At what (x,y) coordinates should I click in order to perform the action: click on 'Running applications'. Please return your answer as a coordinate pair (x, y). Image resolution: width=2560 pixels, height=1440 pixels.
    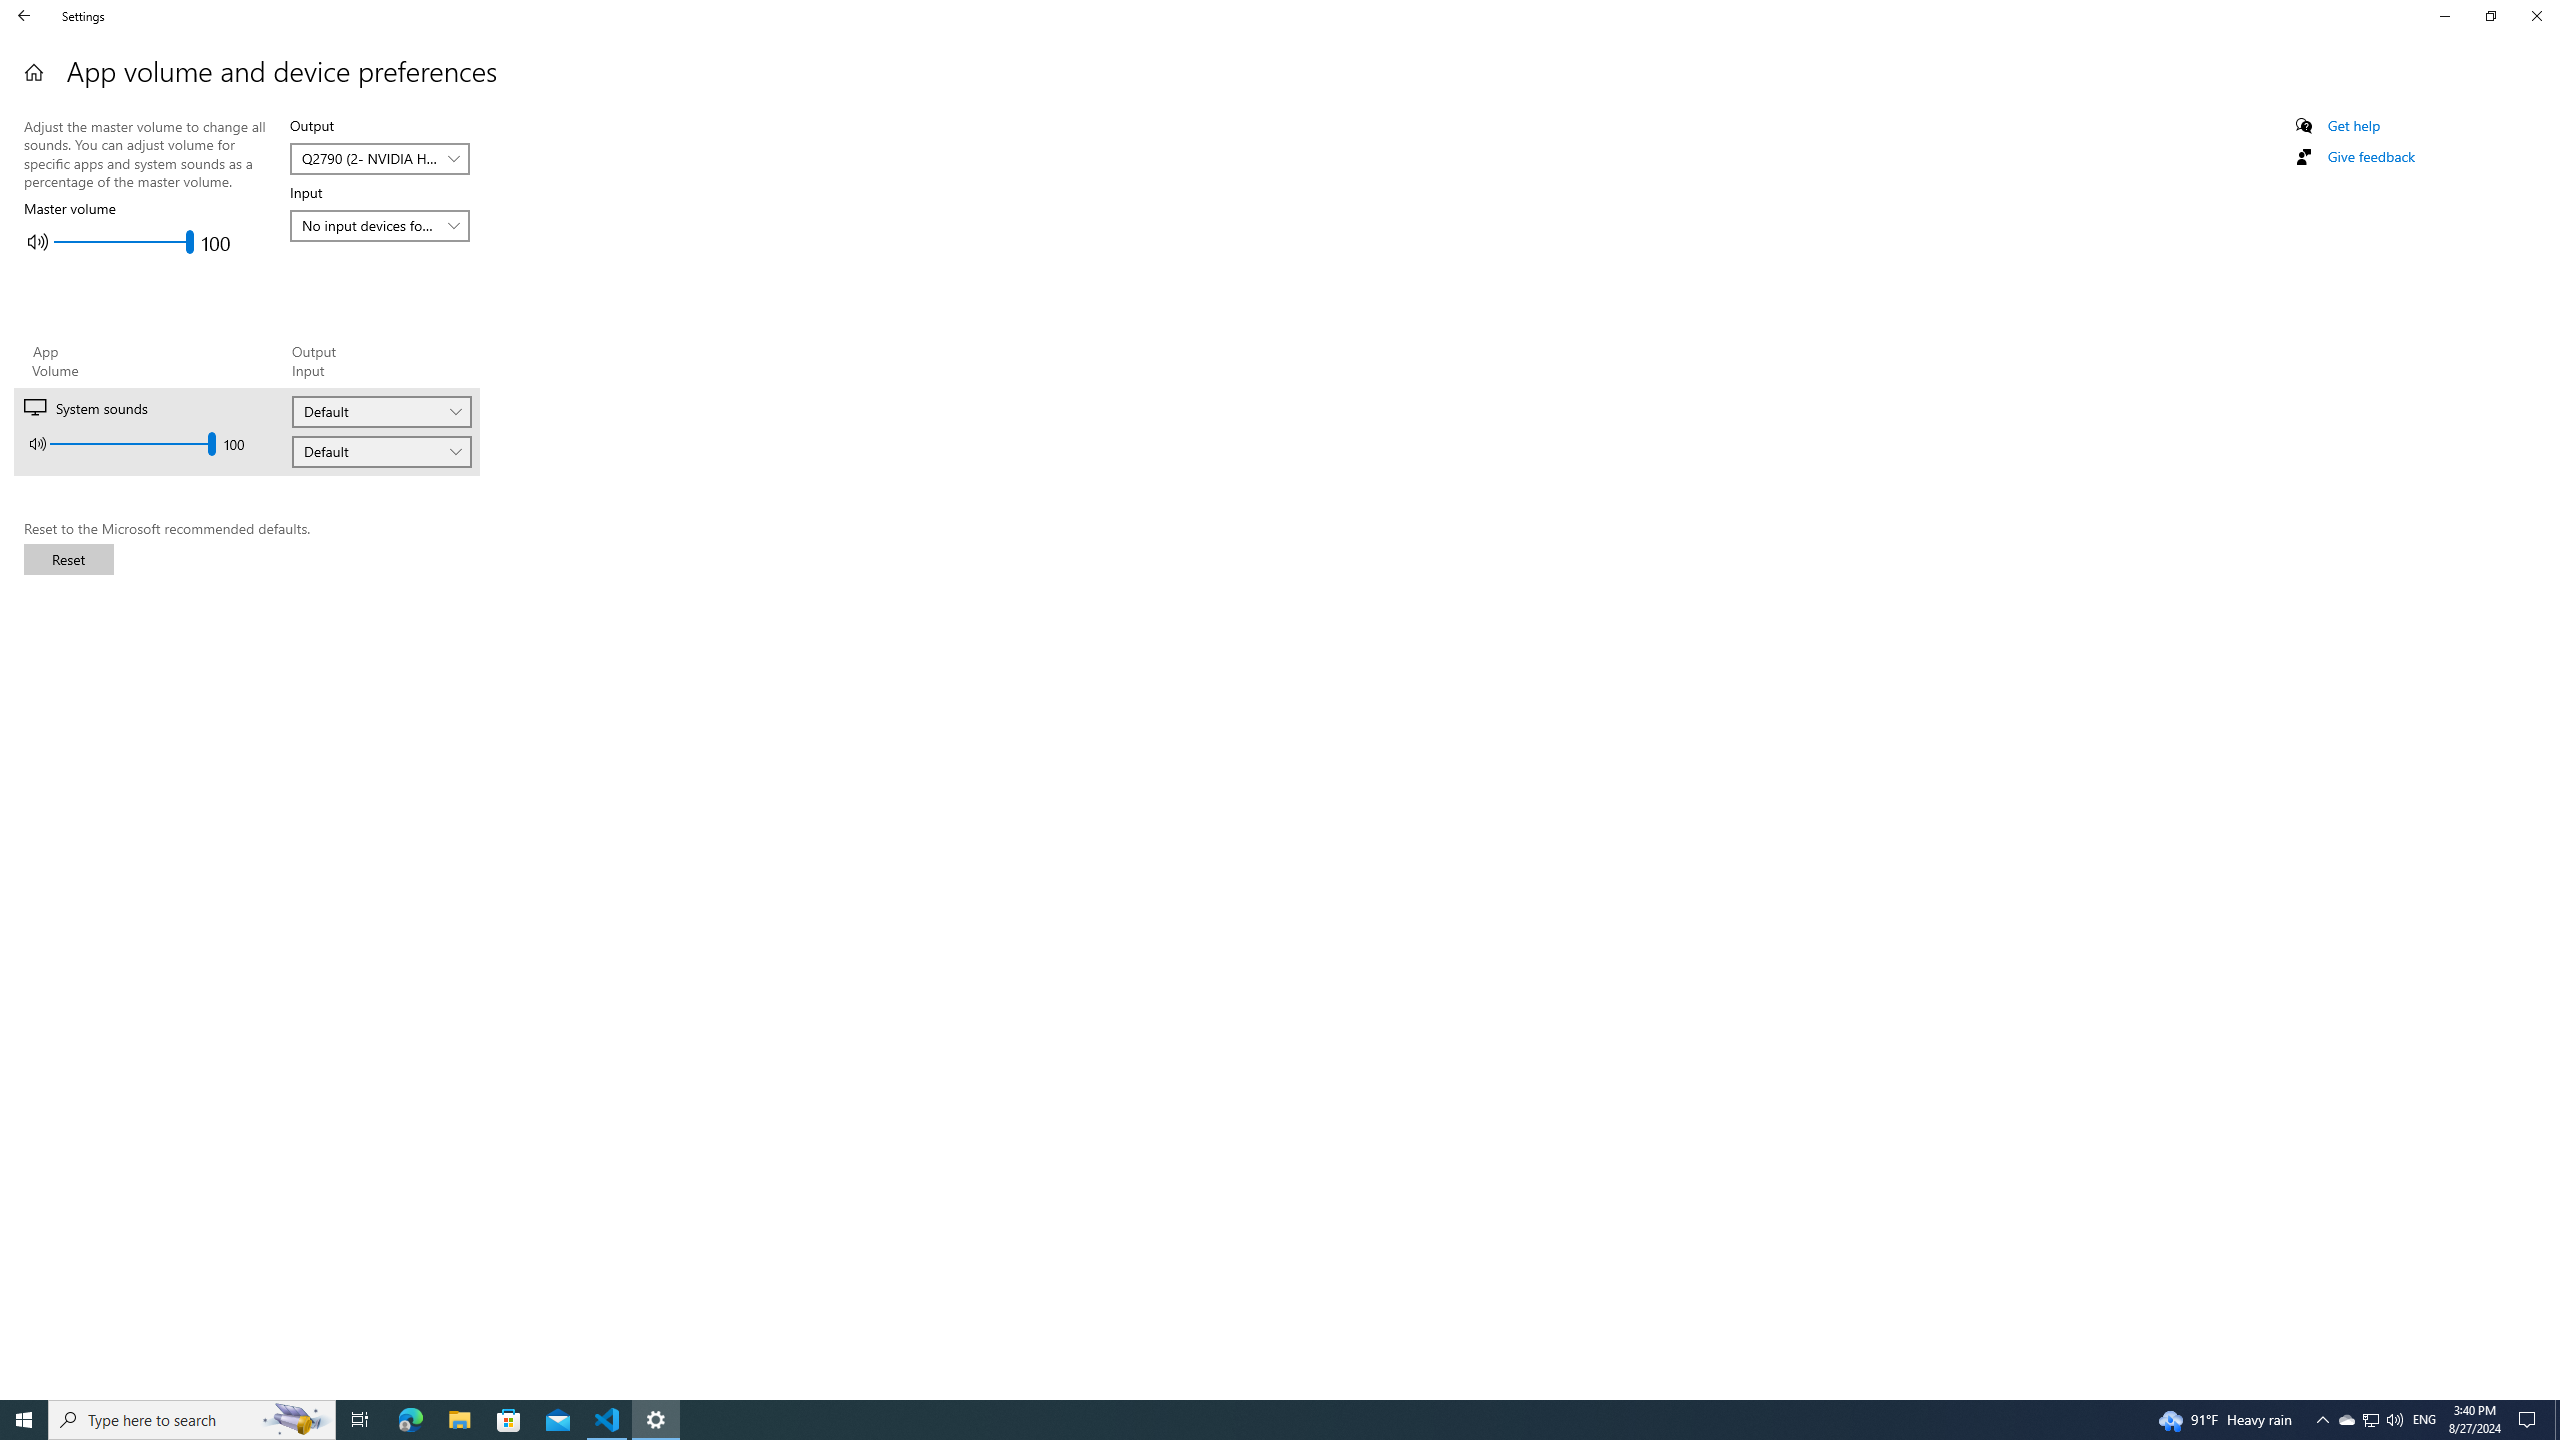
    Looking at the image, I should click on (1242, 1418).